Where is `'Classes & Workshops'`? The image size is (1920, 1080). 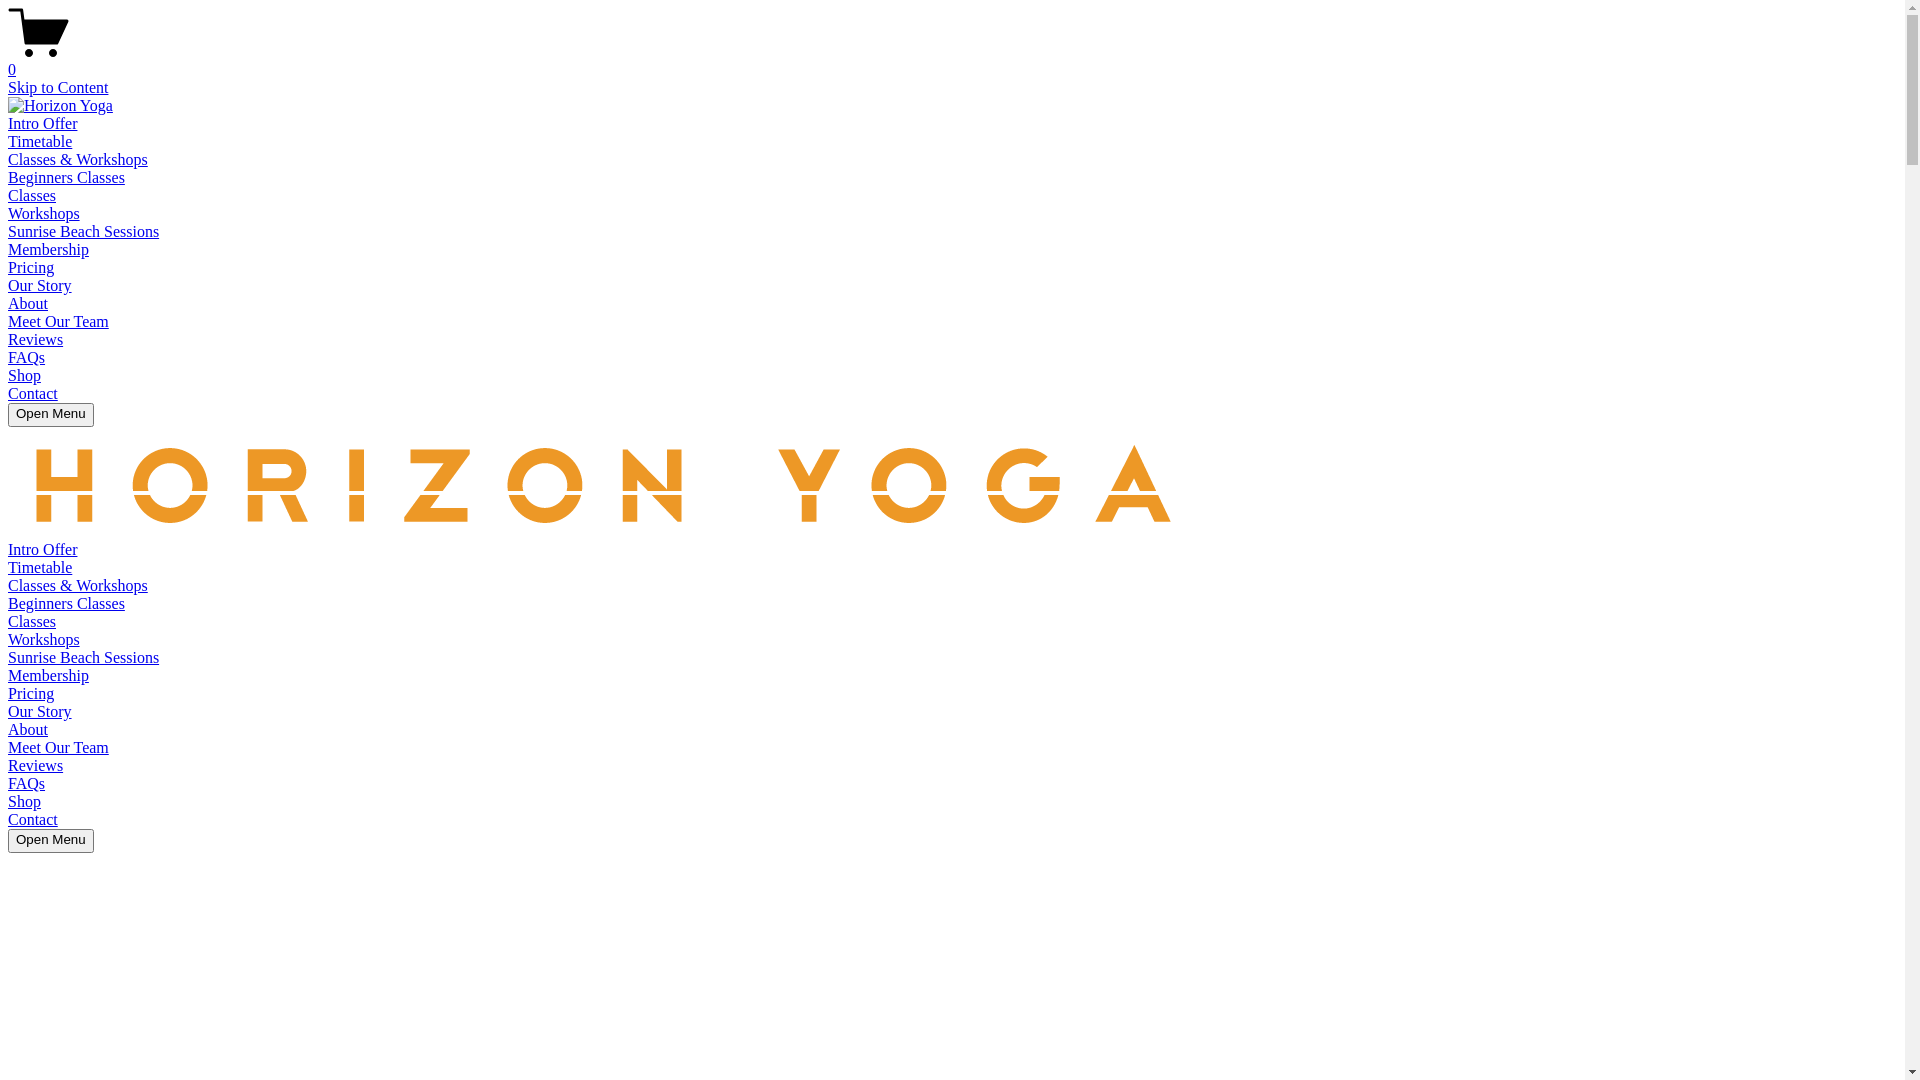
'Classes & Workshops' is located at coordinates (77, 585).